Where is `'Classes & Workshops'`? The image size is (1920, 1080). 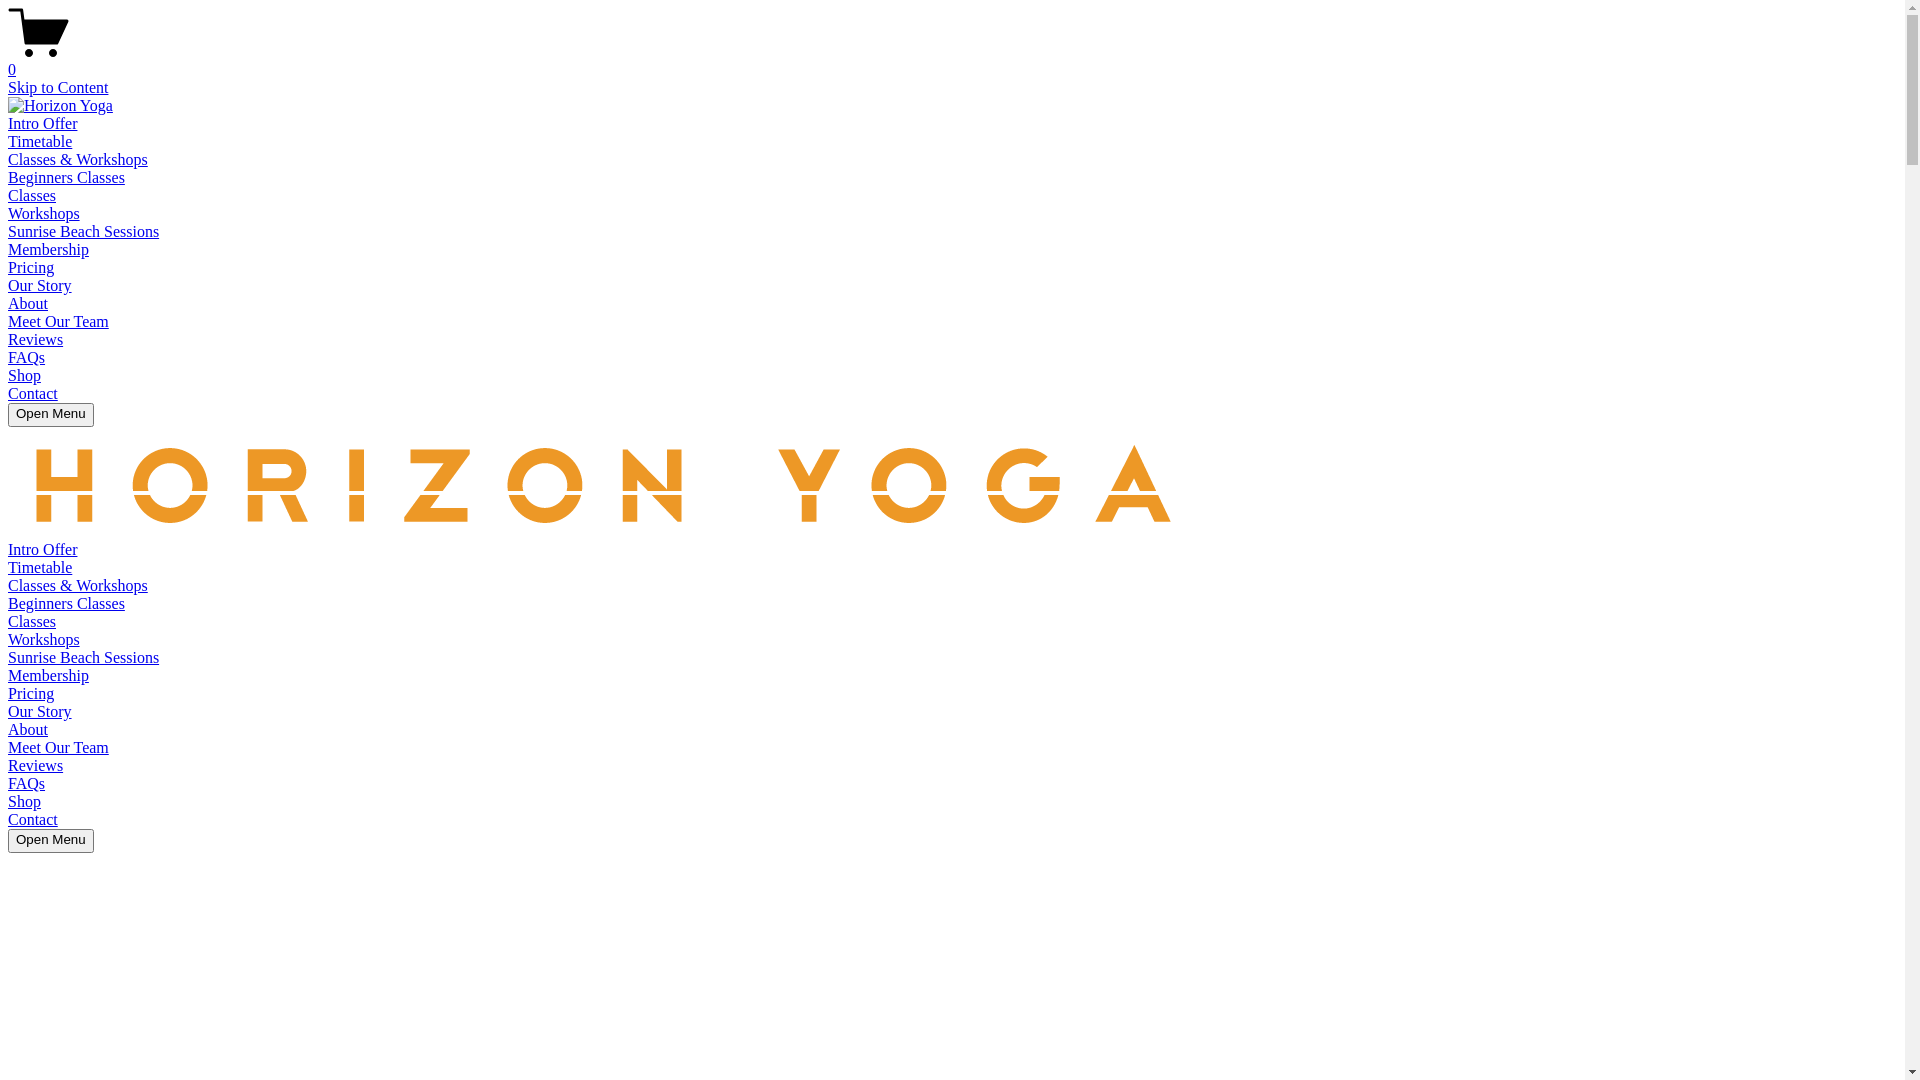
'Classes & Workshops' is located at coordinates (77, 585).